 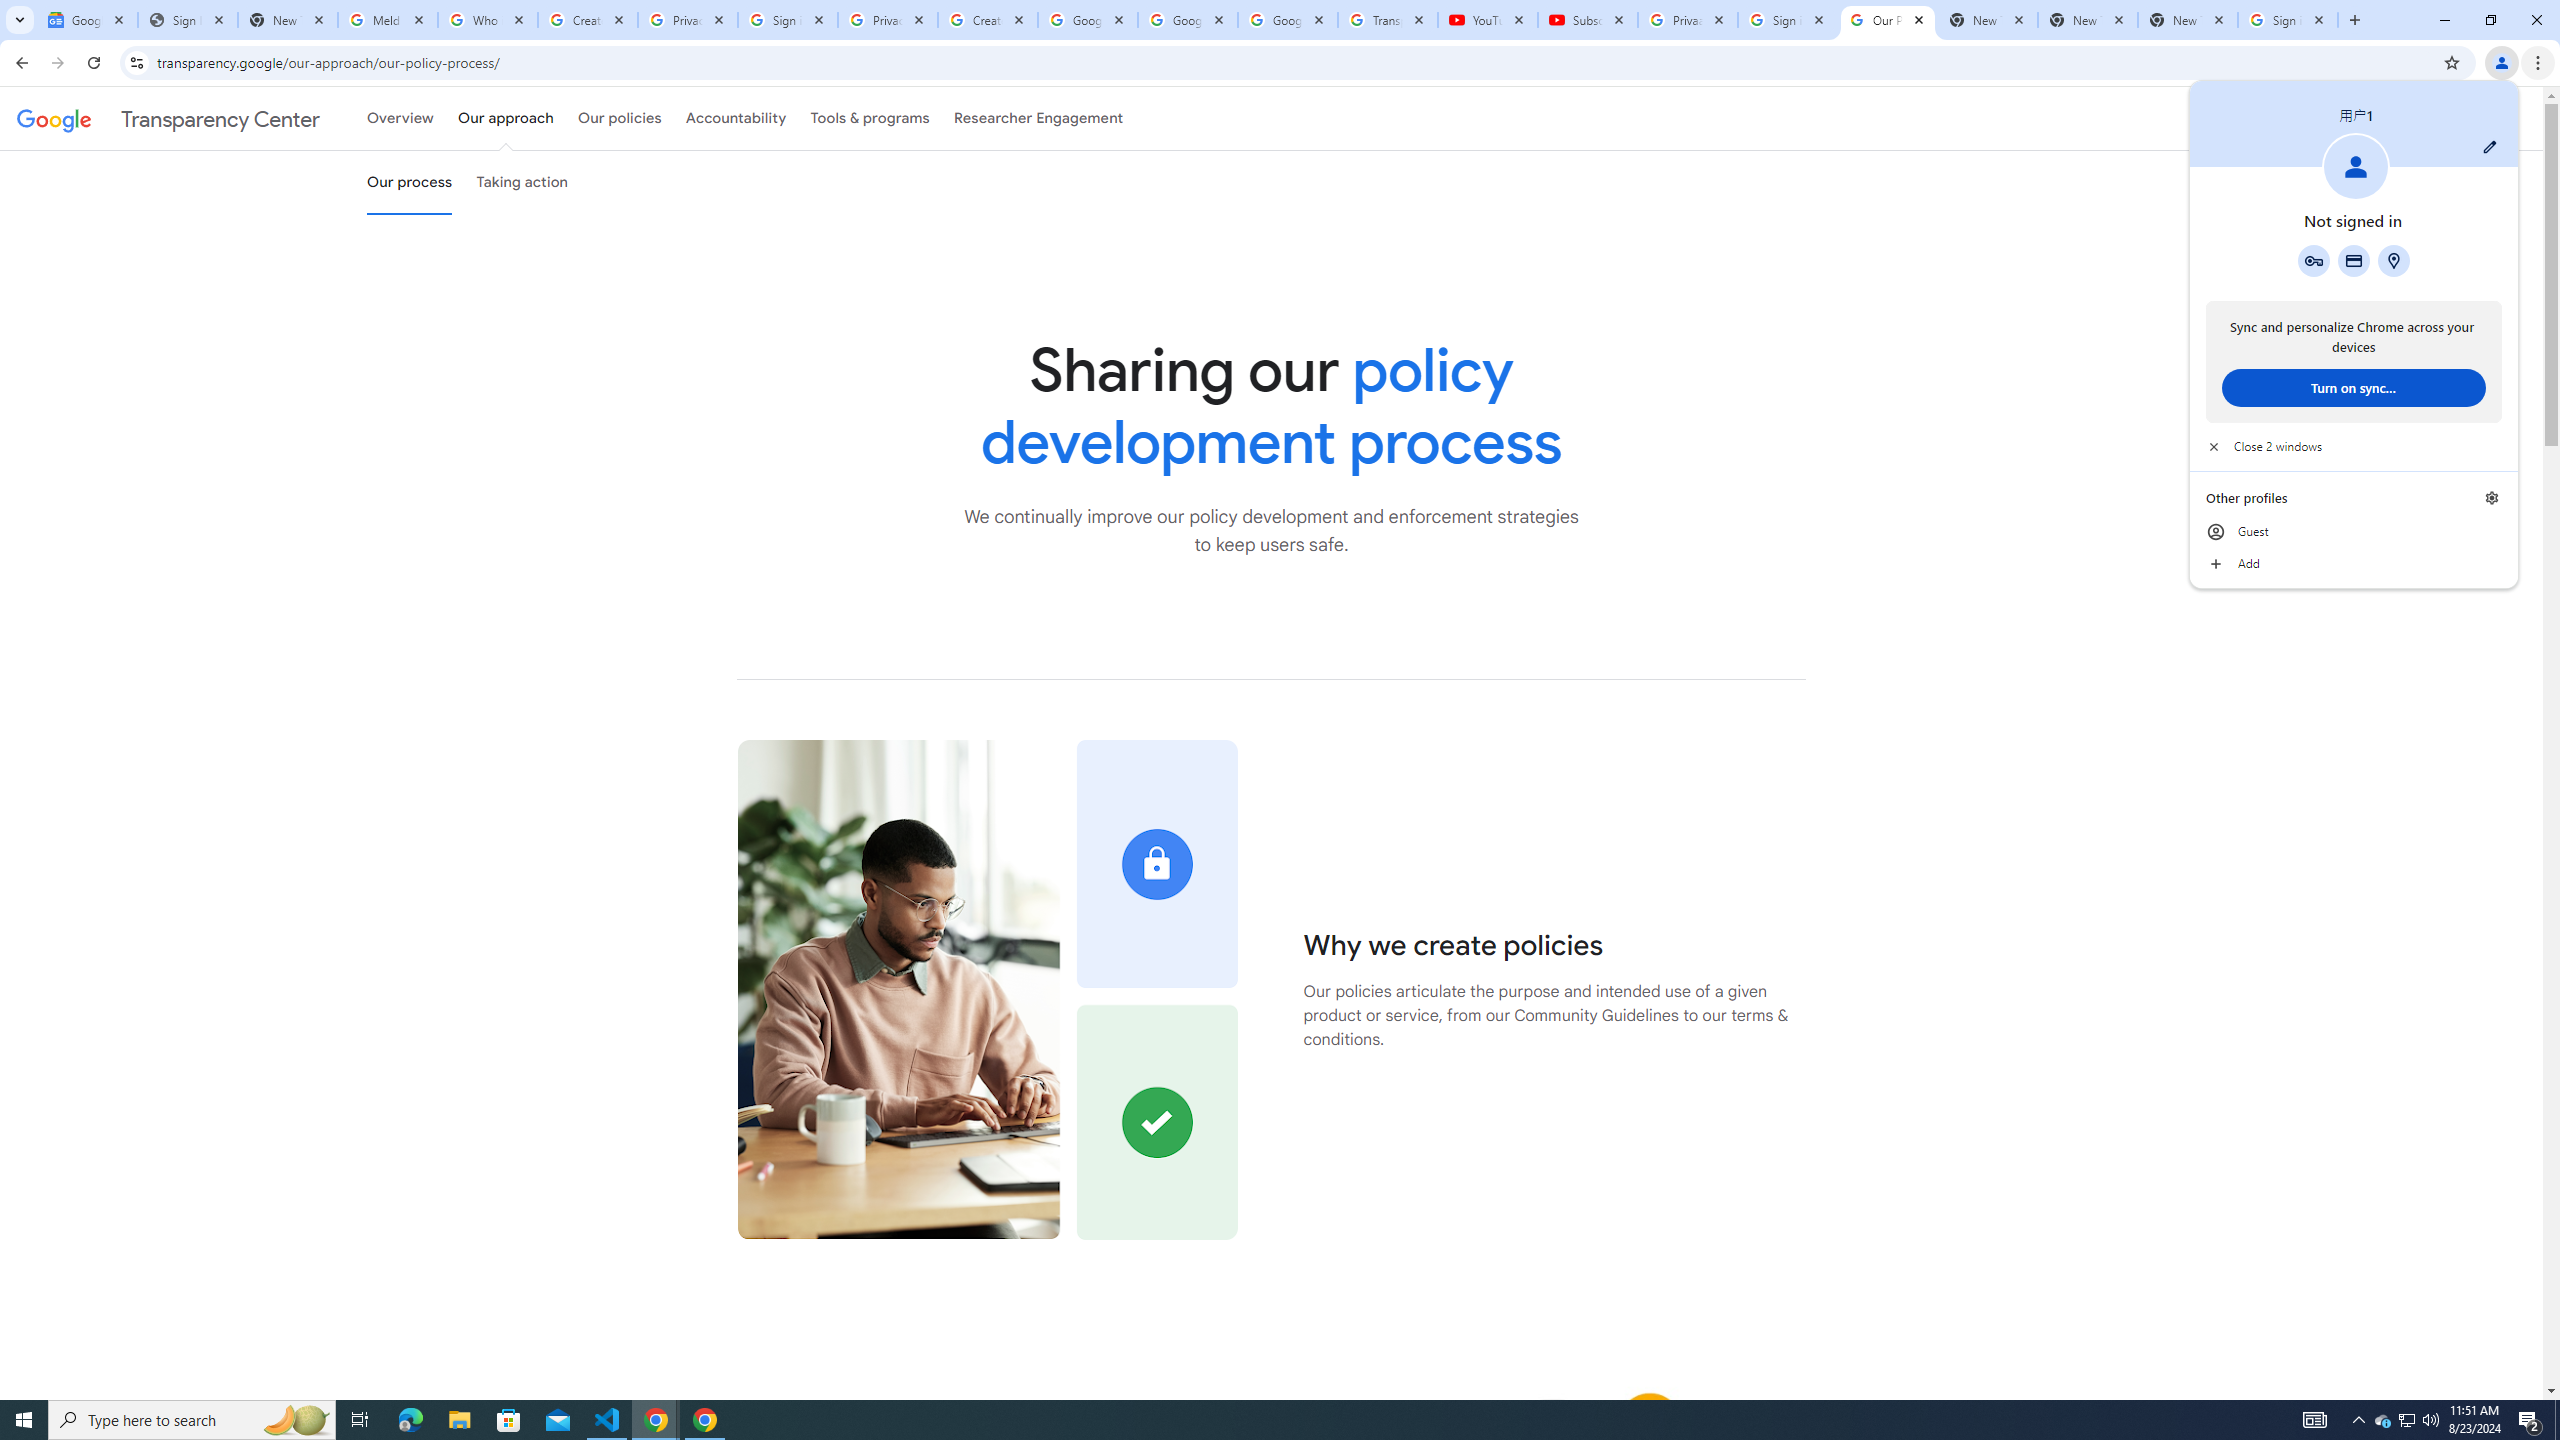 I want to click on 'Type here to search', so click(x=191, y=1418).